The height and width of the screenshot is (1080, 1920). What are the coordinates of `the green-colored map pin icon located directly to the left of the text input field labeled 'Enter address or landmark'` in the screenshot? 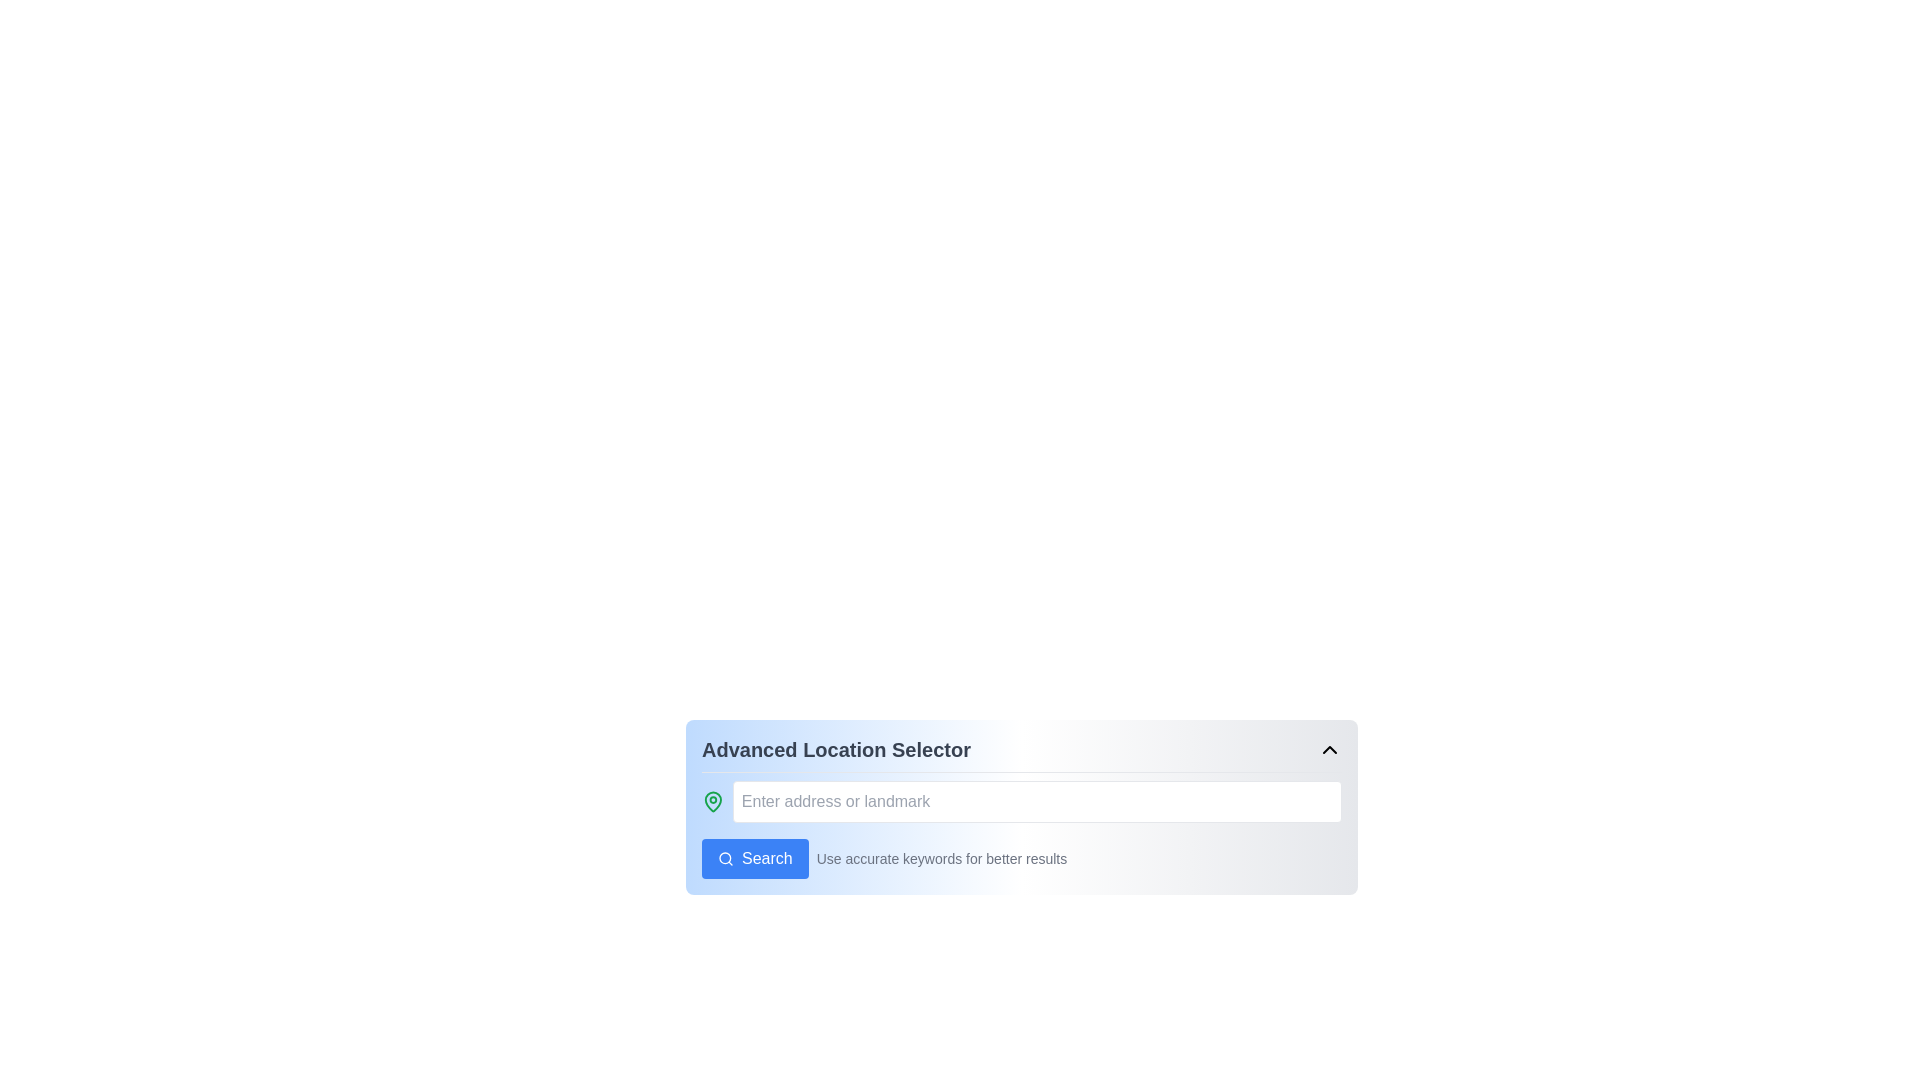 It's located at (713, 801).